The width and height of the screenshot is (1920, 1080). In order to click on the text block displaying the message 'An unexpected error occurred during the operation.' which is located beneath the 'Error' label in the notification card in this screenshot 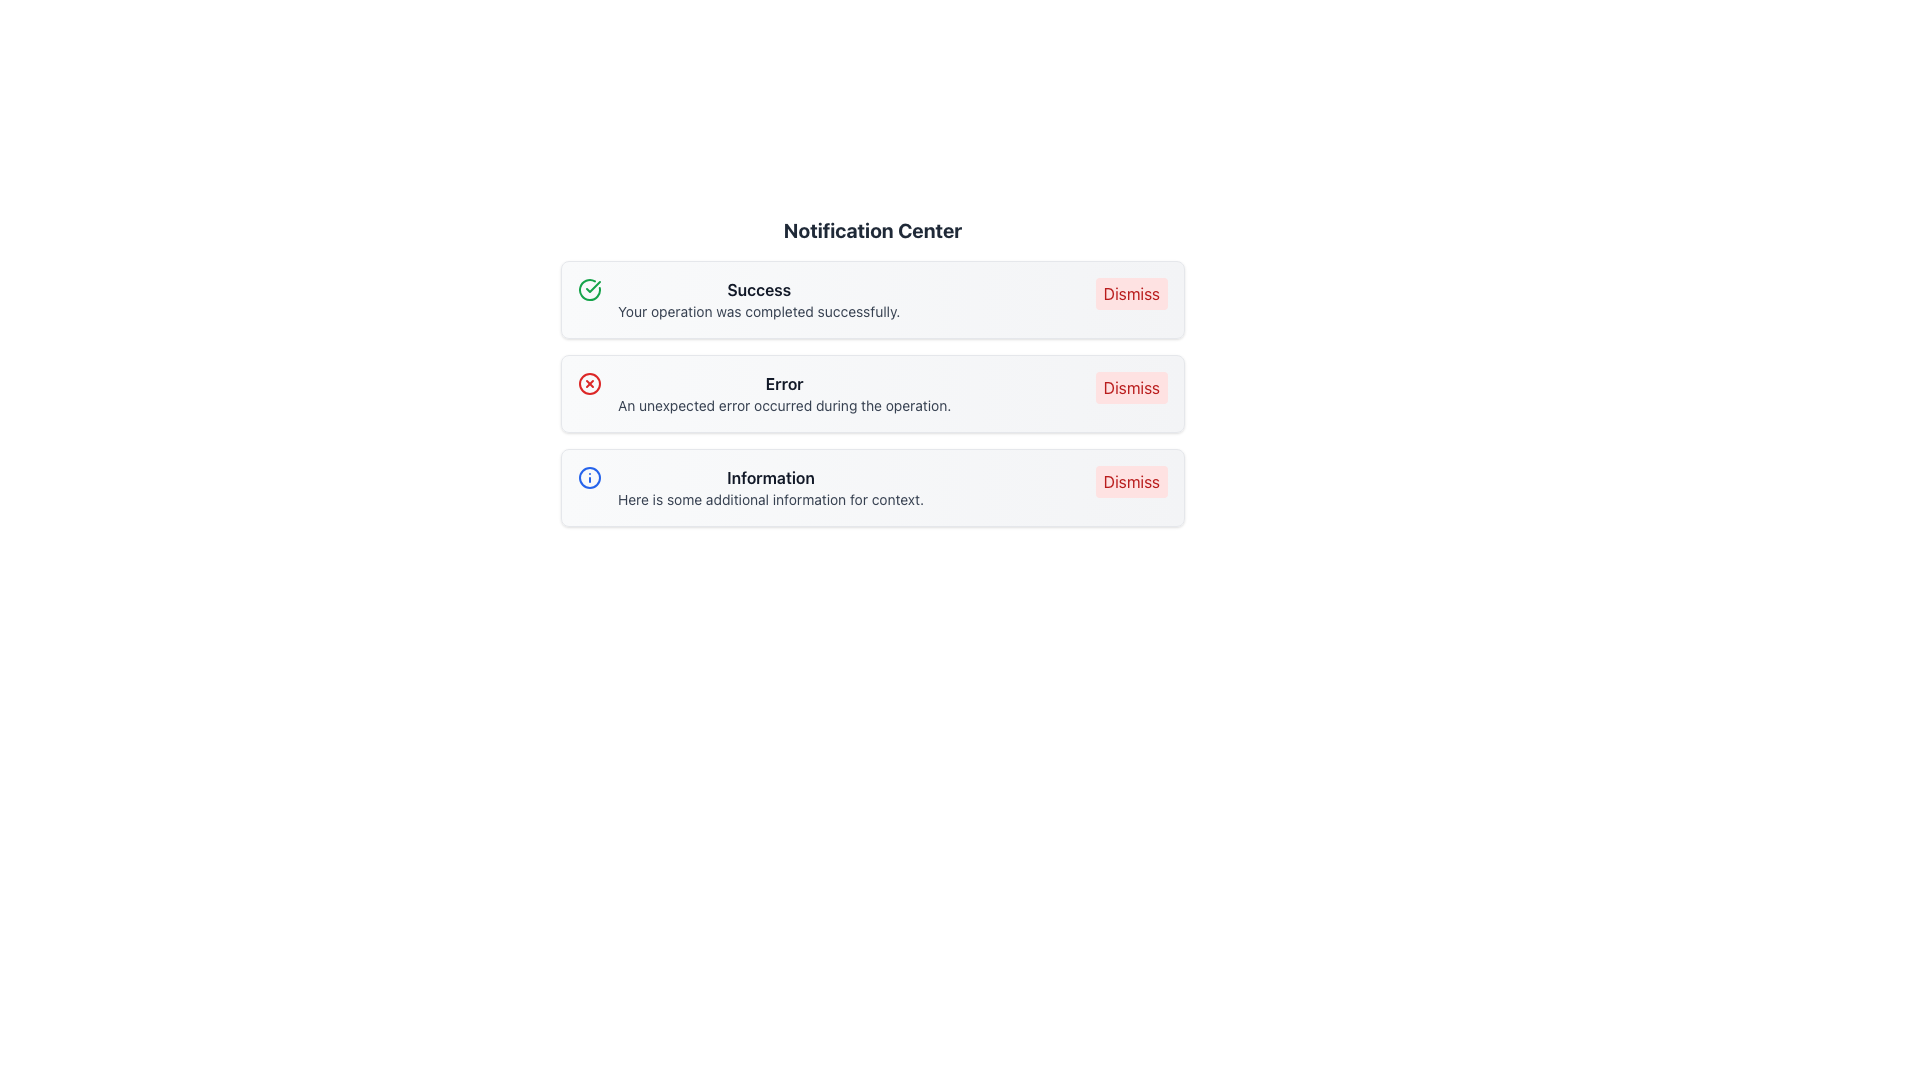, I will do `click(783, 405)`.